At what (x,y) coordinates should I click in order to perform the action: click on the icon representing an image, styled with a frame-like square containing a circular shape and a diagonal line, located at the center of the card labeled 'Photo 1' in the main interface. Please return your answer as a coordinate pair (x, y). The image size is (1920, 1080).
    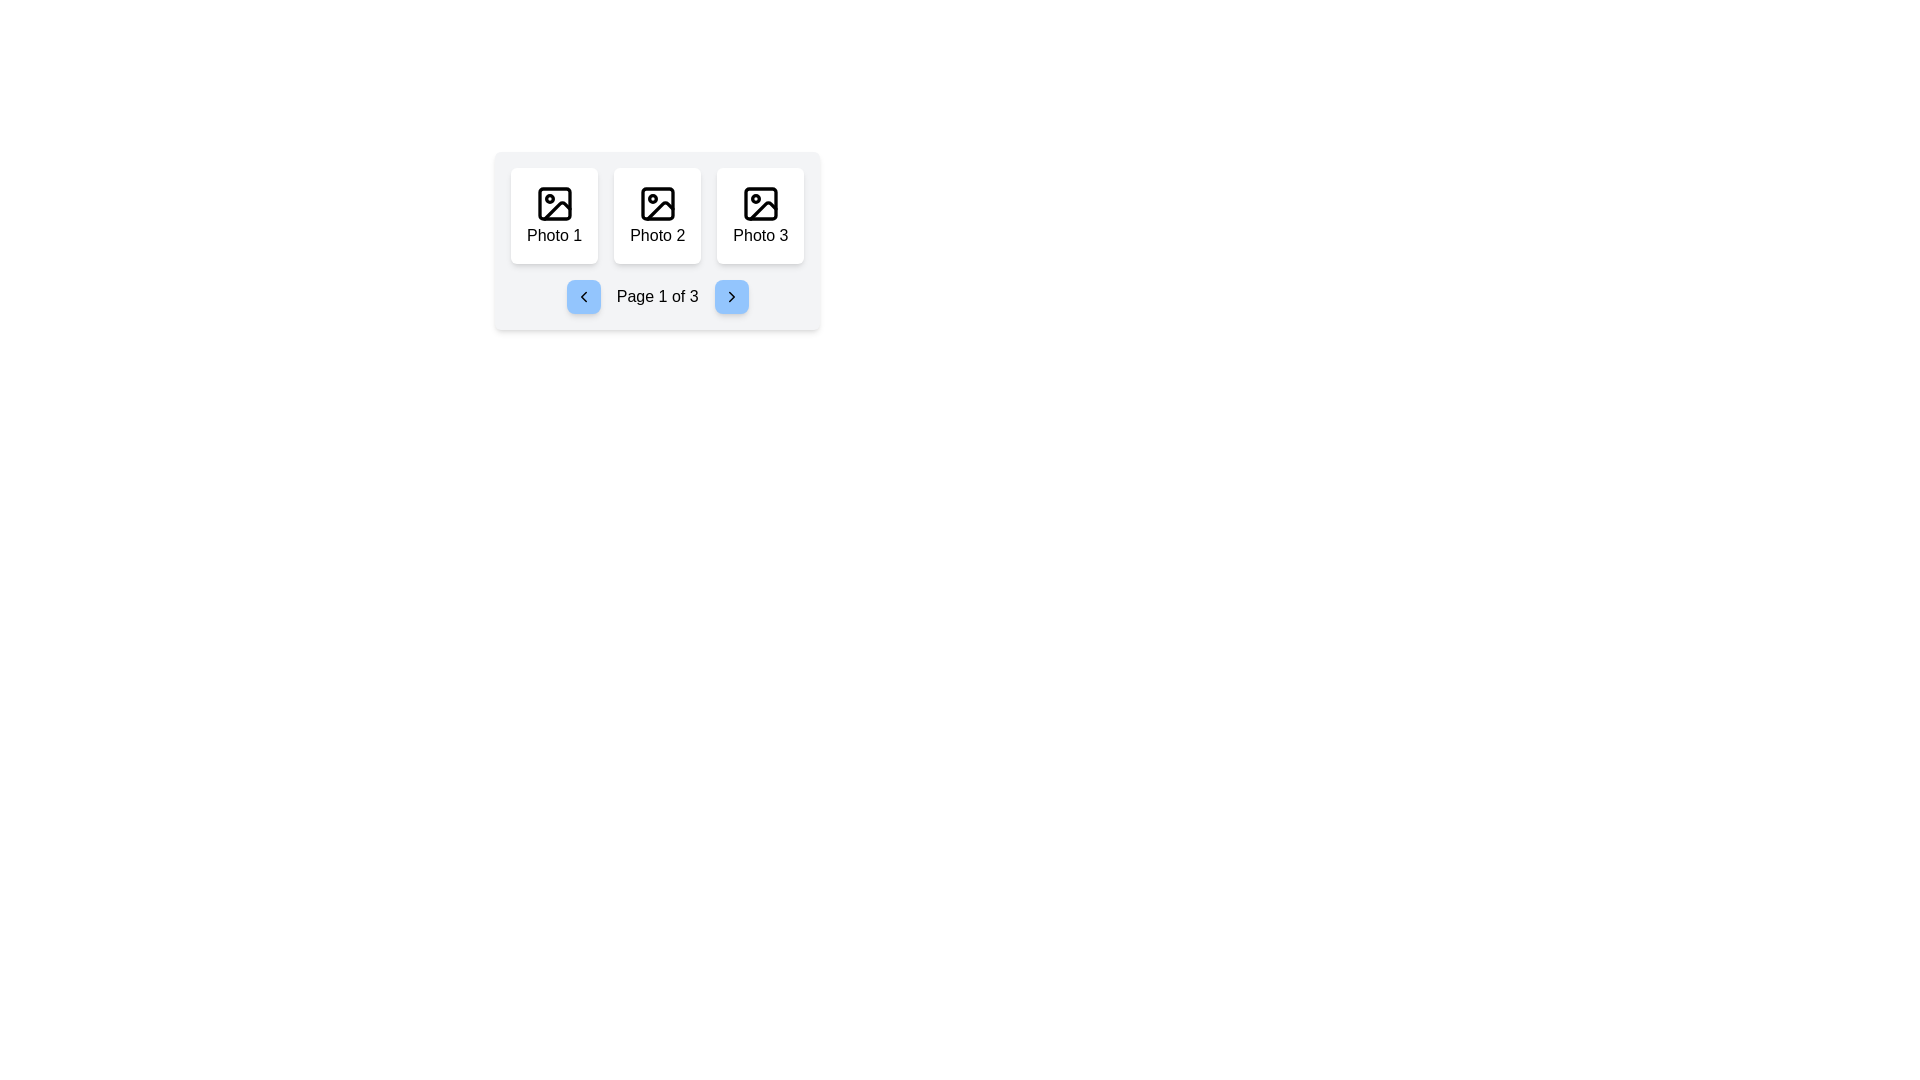
    Looking at the image, I should click on (554, 204).